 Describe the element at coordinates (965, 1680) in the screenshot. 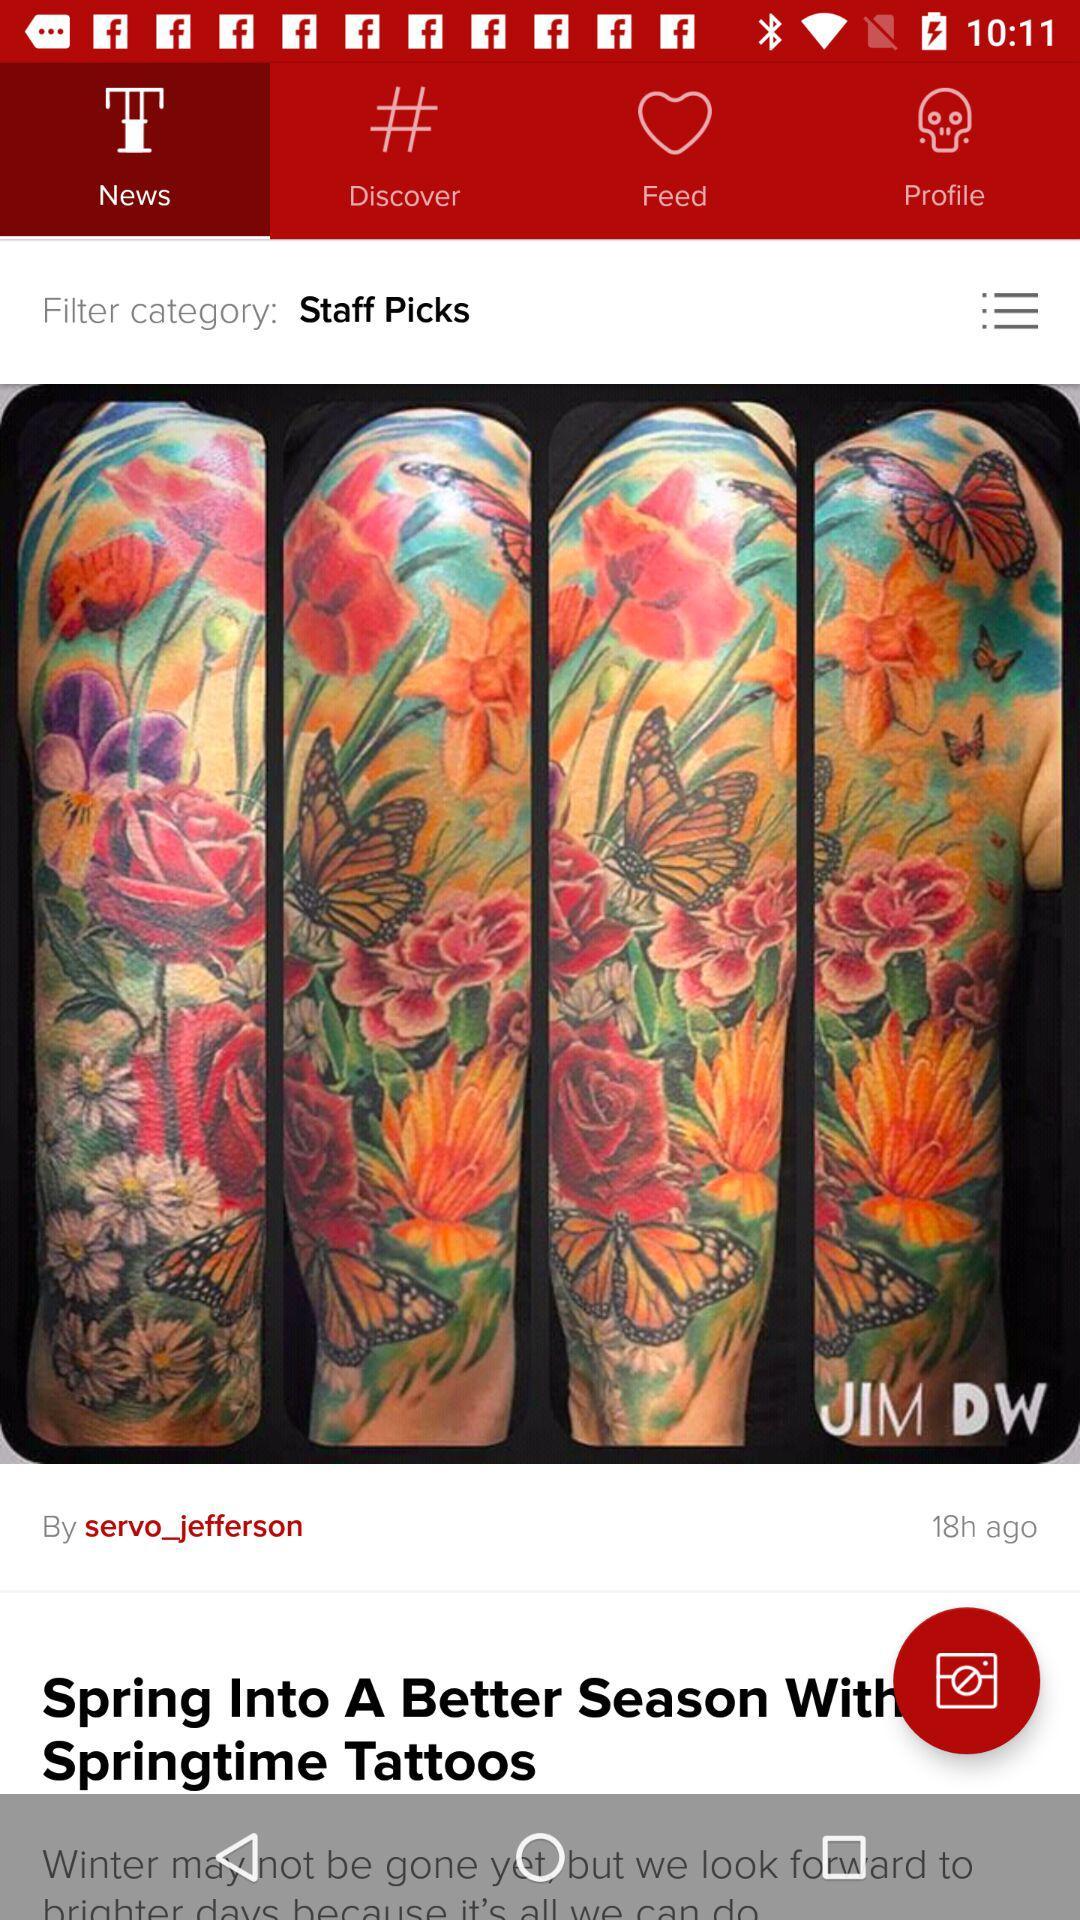

I see `the photo icon` at that location.